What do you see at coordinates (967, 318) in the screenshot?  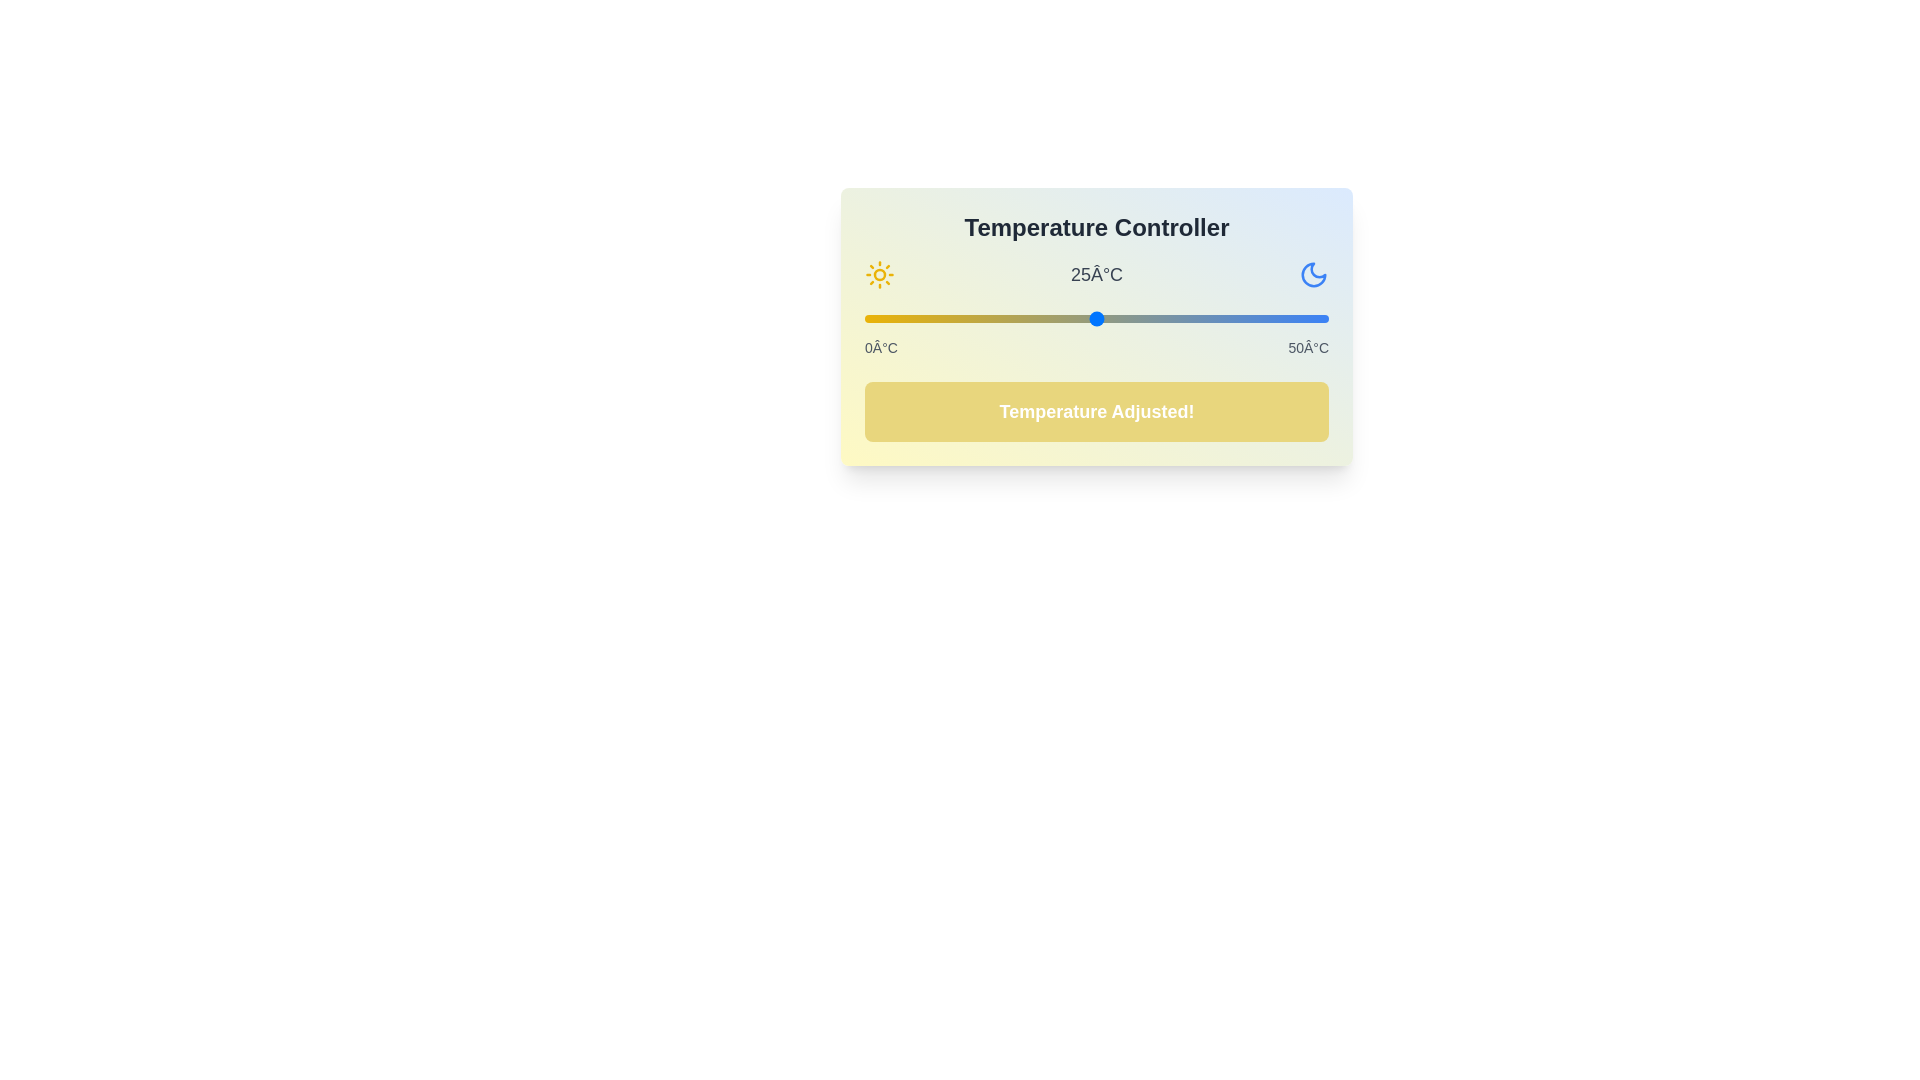 I see `the slider to set the temperature to 11°C` at bounding box center [967, 318].